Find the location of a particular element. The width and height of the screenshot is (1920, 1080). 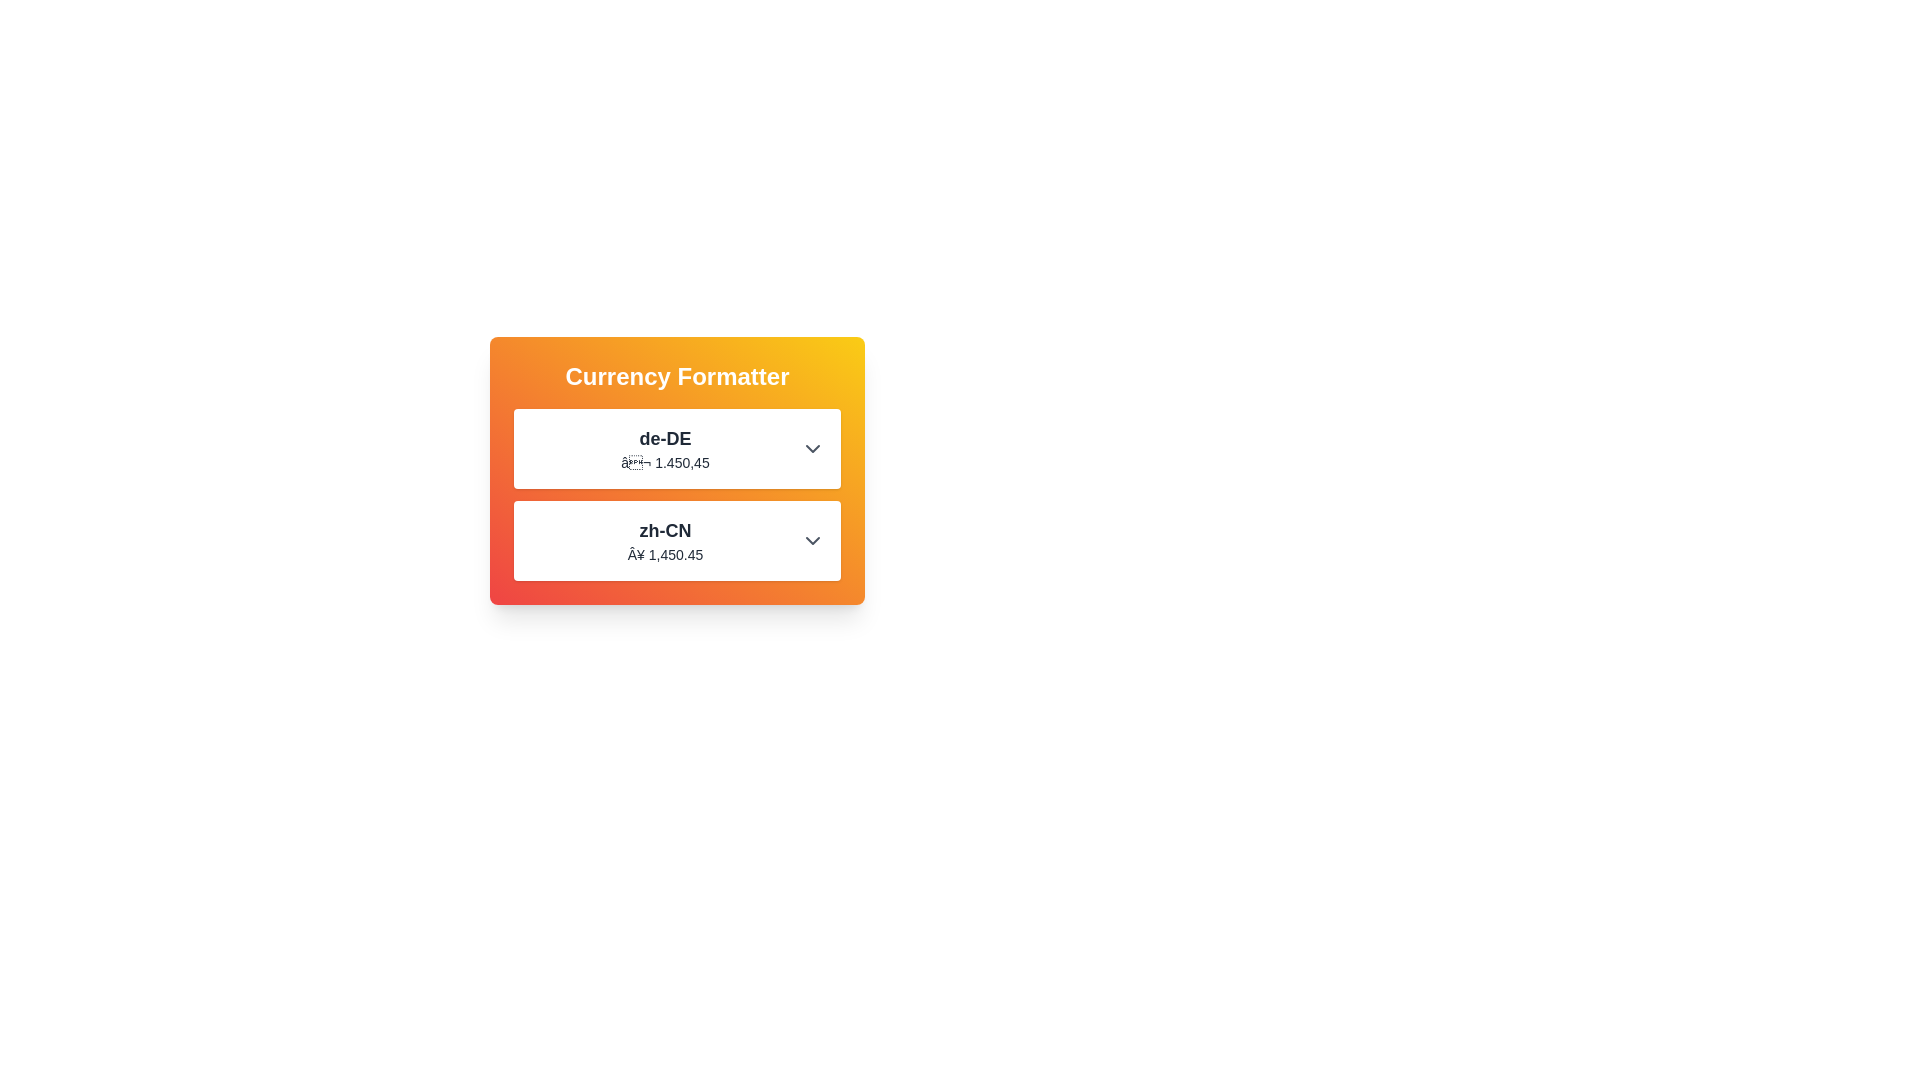

the chevron icon located on the right side of the rounded white box that contains the text 'de-DE' and a formatted currency representation is located at coordinates (812, 447).